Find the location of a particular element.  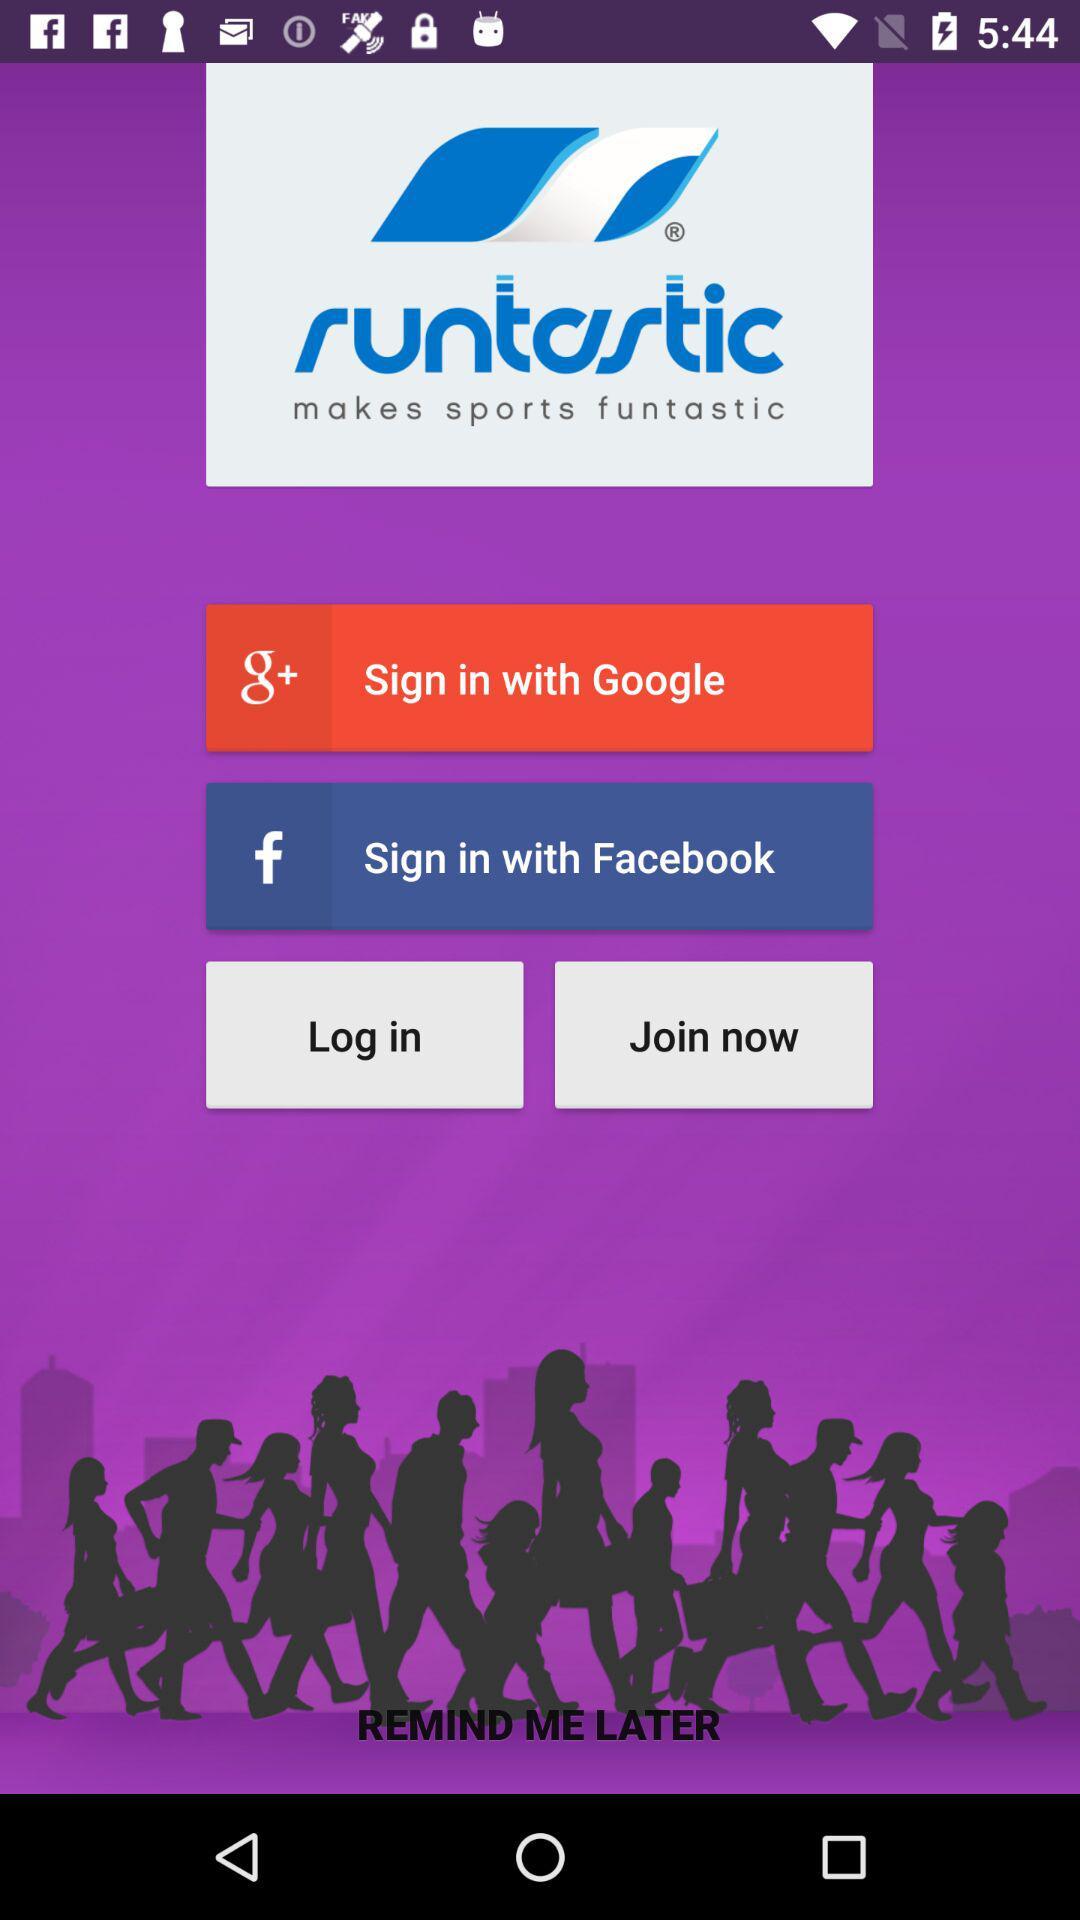

the icon next to log in icon is located at coordinates (712, 1035).